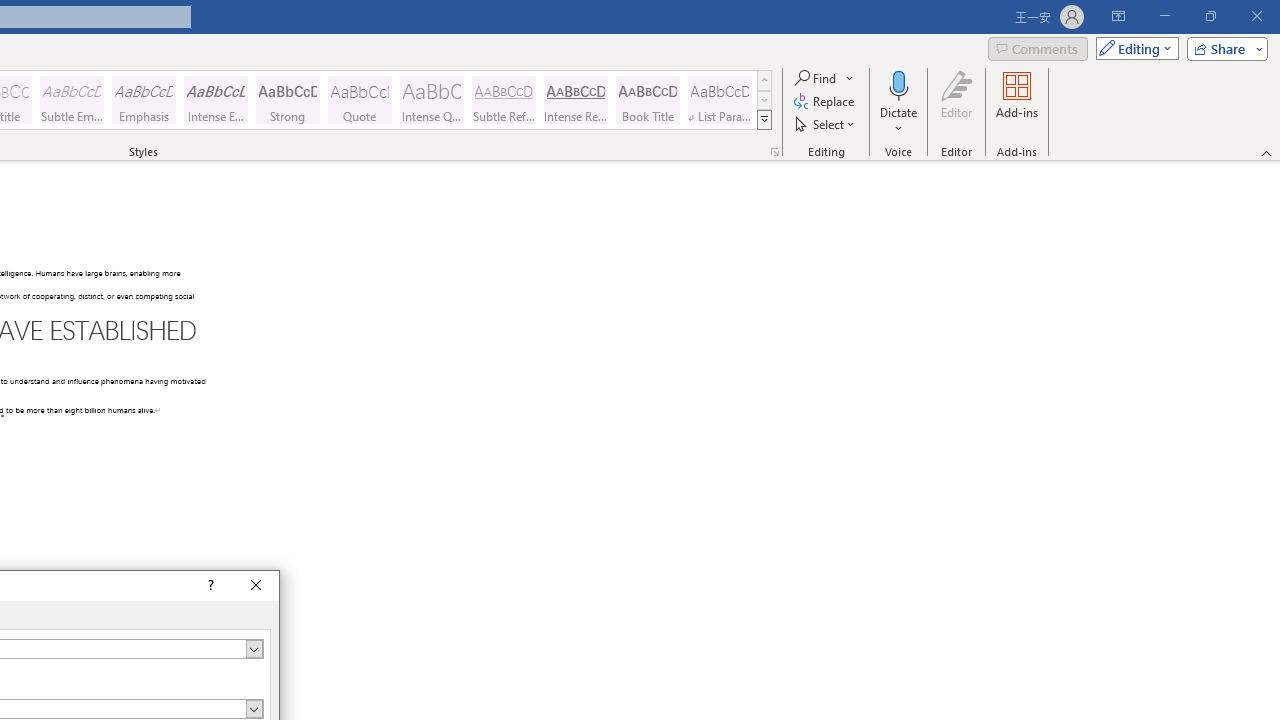 The height and width of the screenshot is (720, 1280). What do you see at coordinates (255, 585) in the screenshot?
I see `'Close'` at bounding box center [255, 585].